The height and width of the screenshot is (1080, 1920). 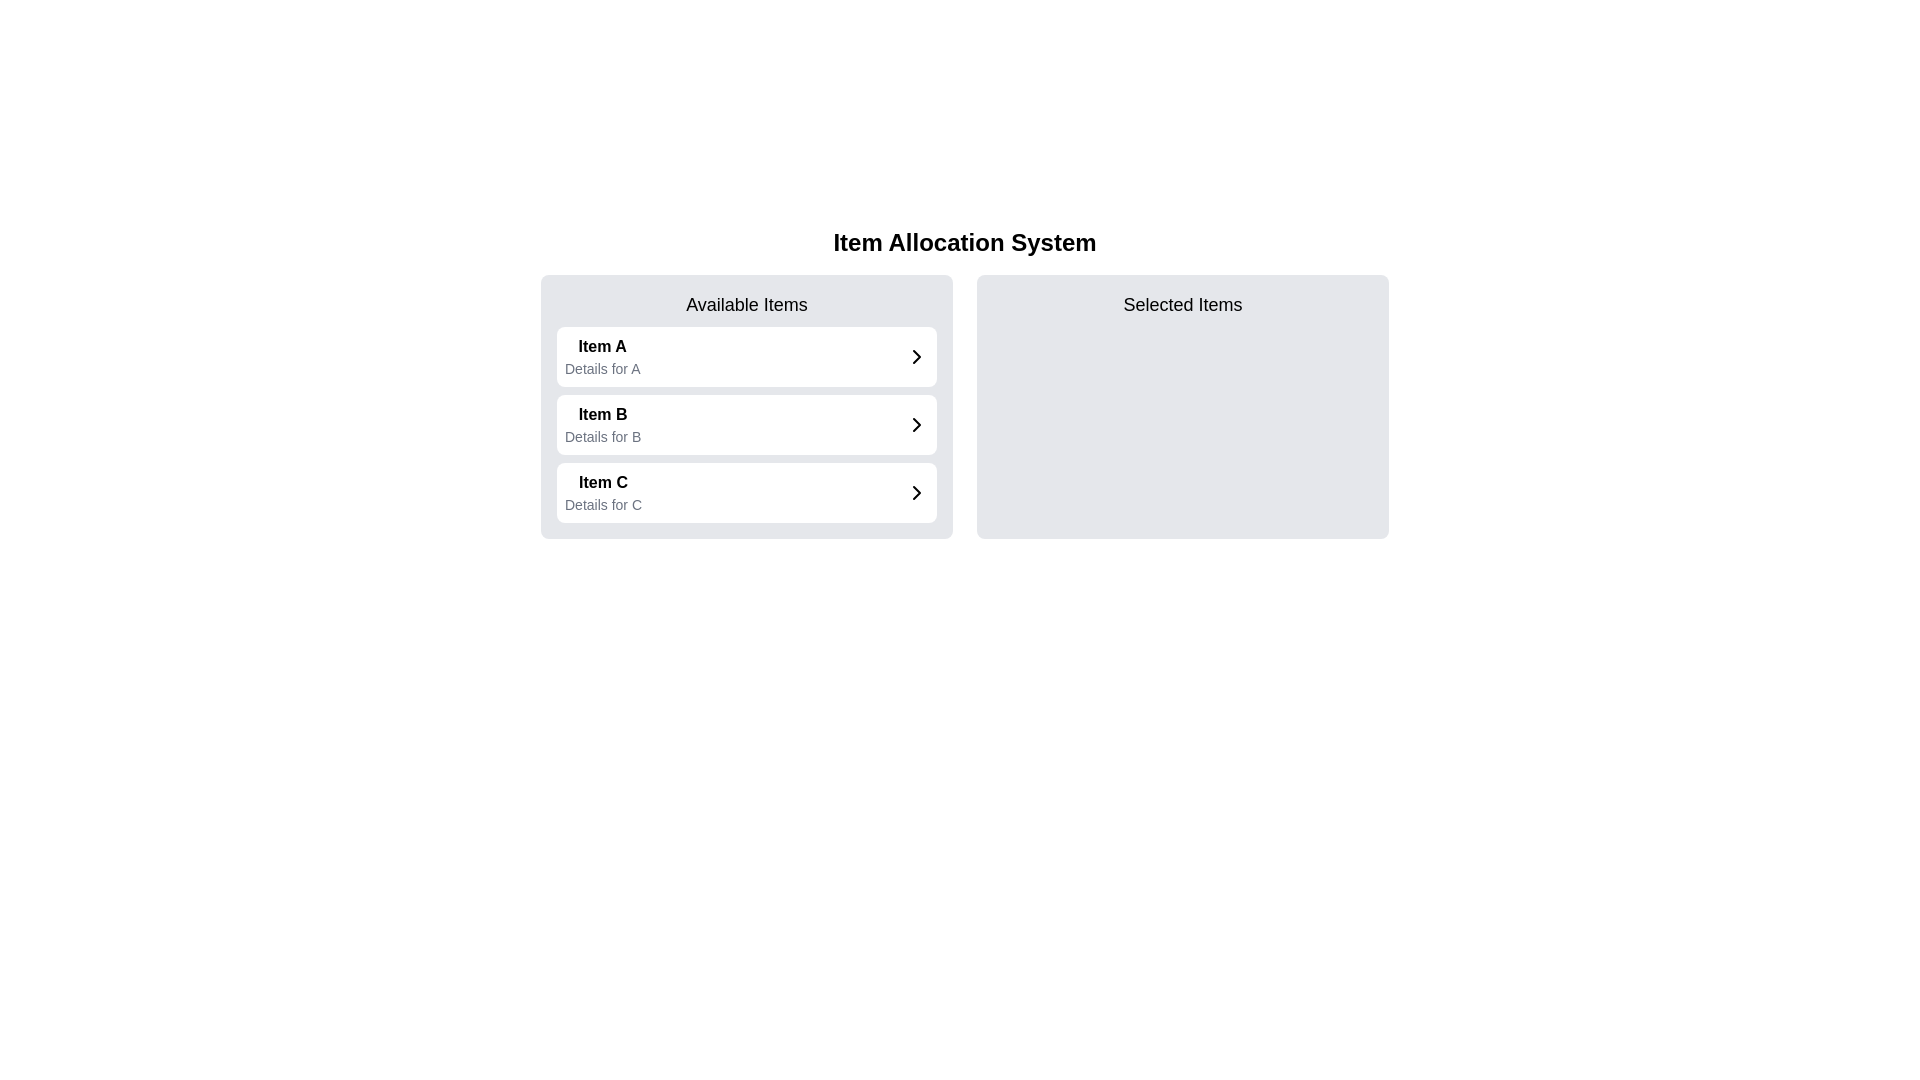 What do you see at coordinates (915, 423) in the screenshot?
I see `the interactive chevron icon (>) located at the rightmost part of the list item labeled 'Item B', which is styled with a hover effect that changes its color to green` at bounding box center [915, 423].